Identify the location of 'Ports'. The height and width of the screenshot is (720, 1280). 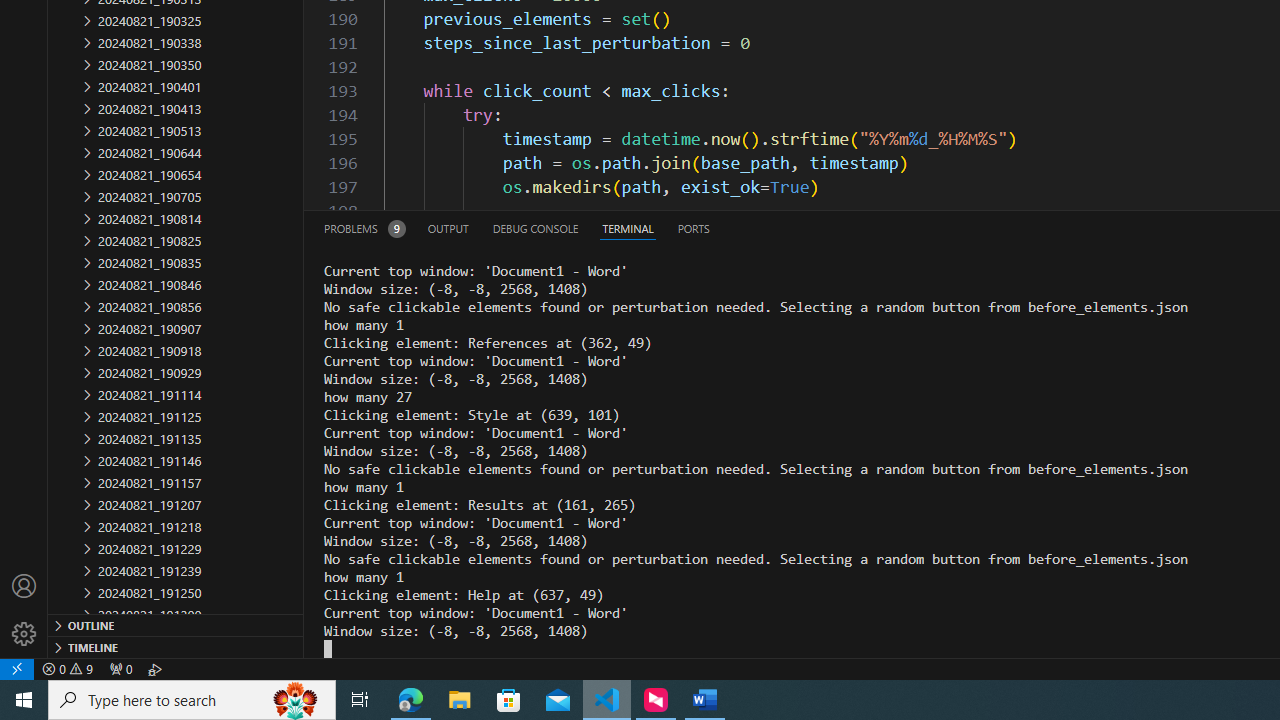
(693, 227).